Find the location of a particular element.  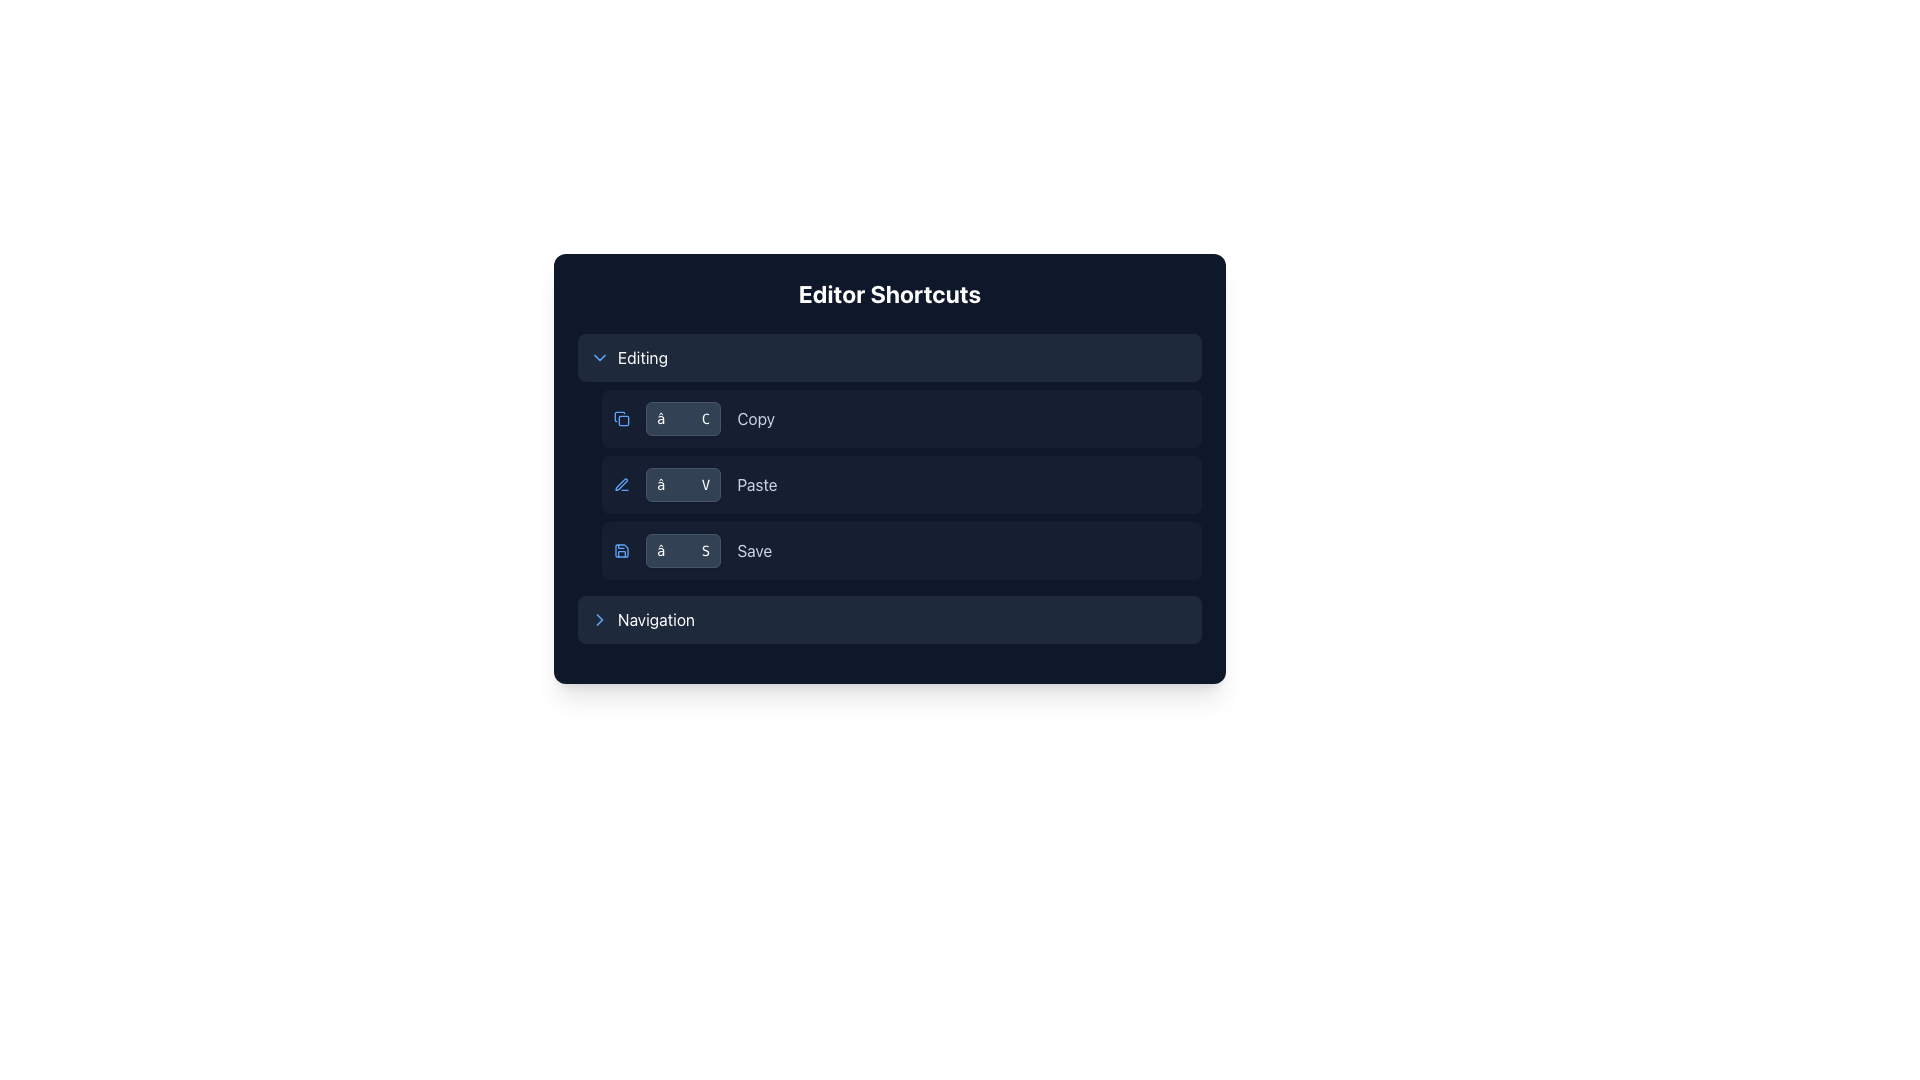

the toggle icon located to the left of the 'Editing' label is located at coordinates (599, 357).